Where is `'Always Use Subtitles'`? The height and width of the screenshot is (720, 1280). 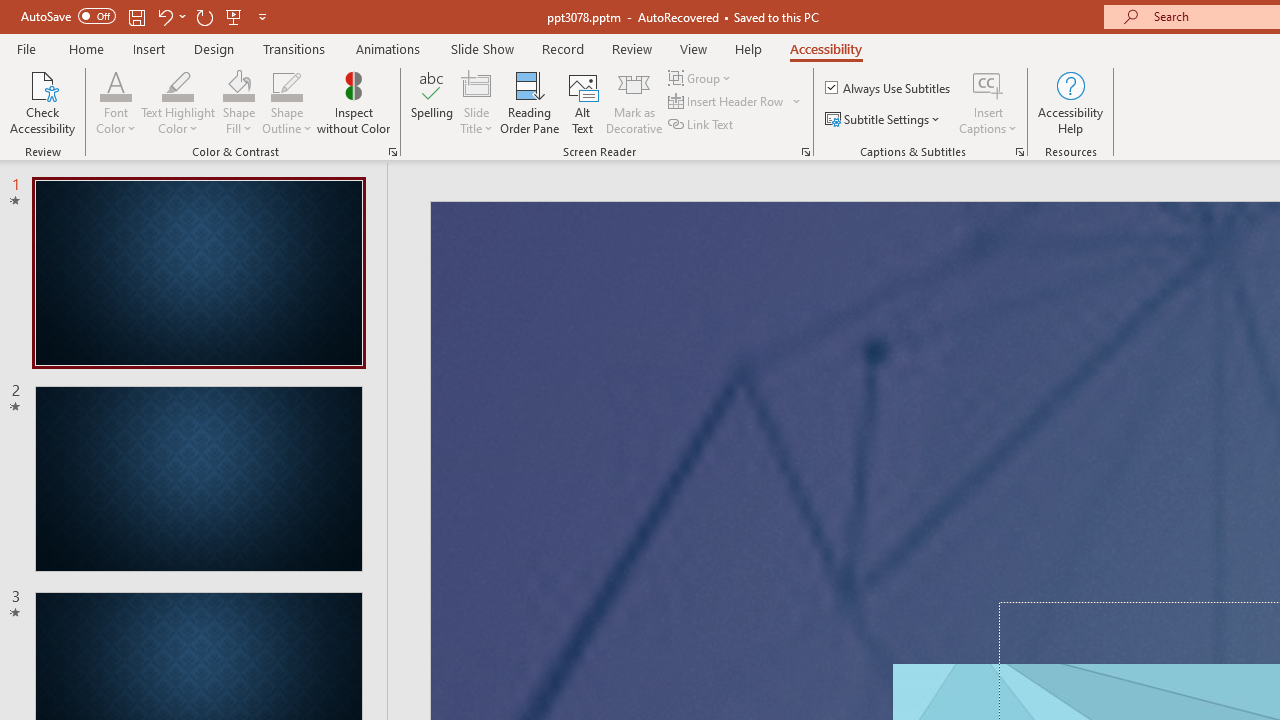
'Always Use Subtitles' is located at coordinates (888, 86).